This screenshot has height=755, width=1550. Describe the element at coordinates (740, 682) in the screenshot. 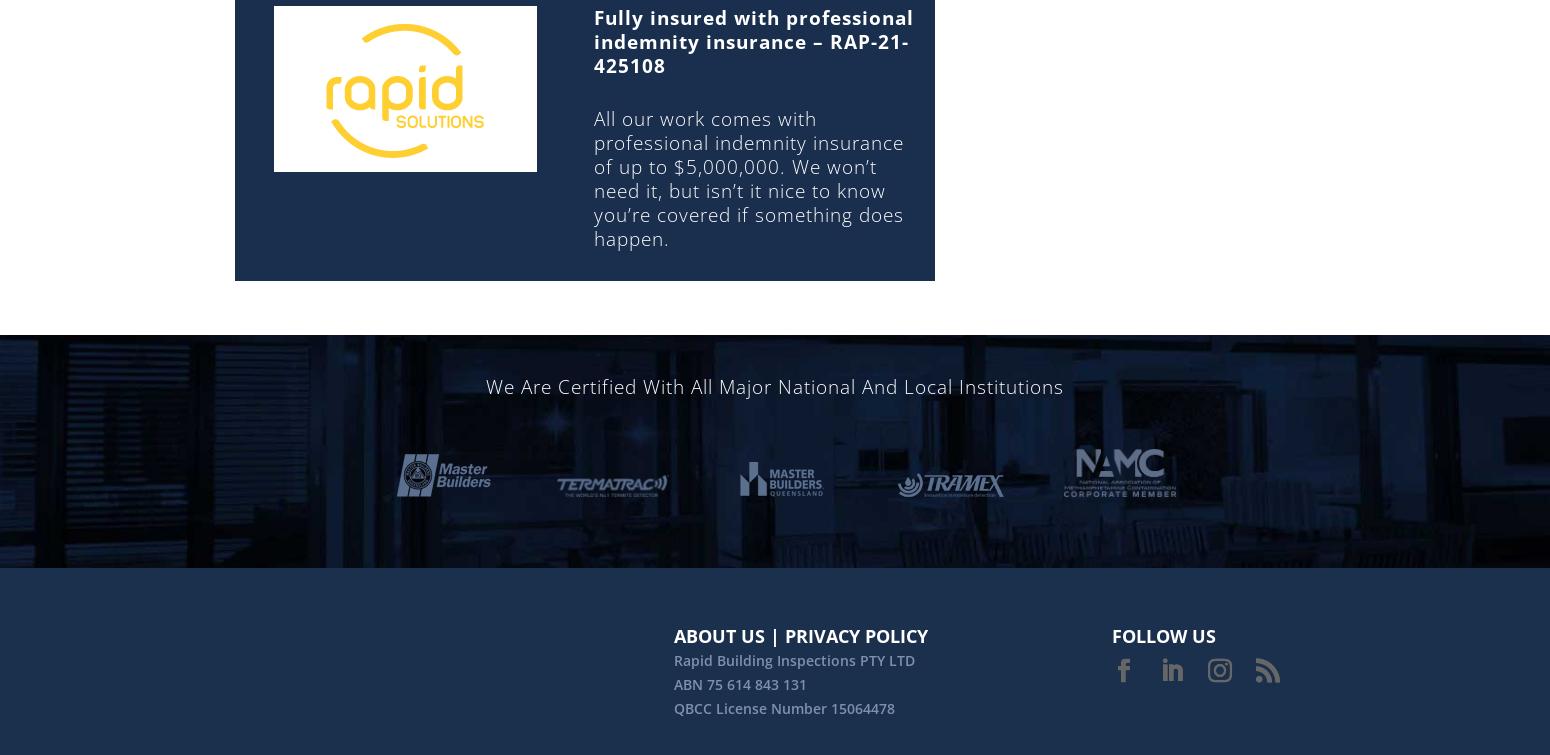

I see `'ABN 75 614 843 131'` at that location.